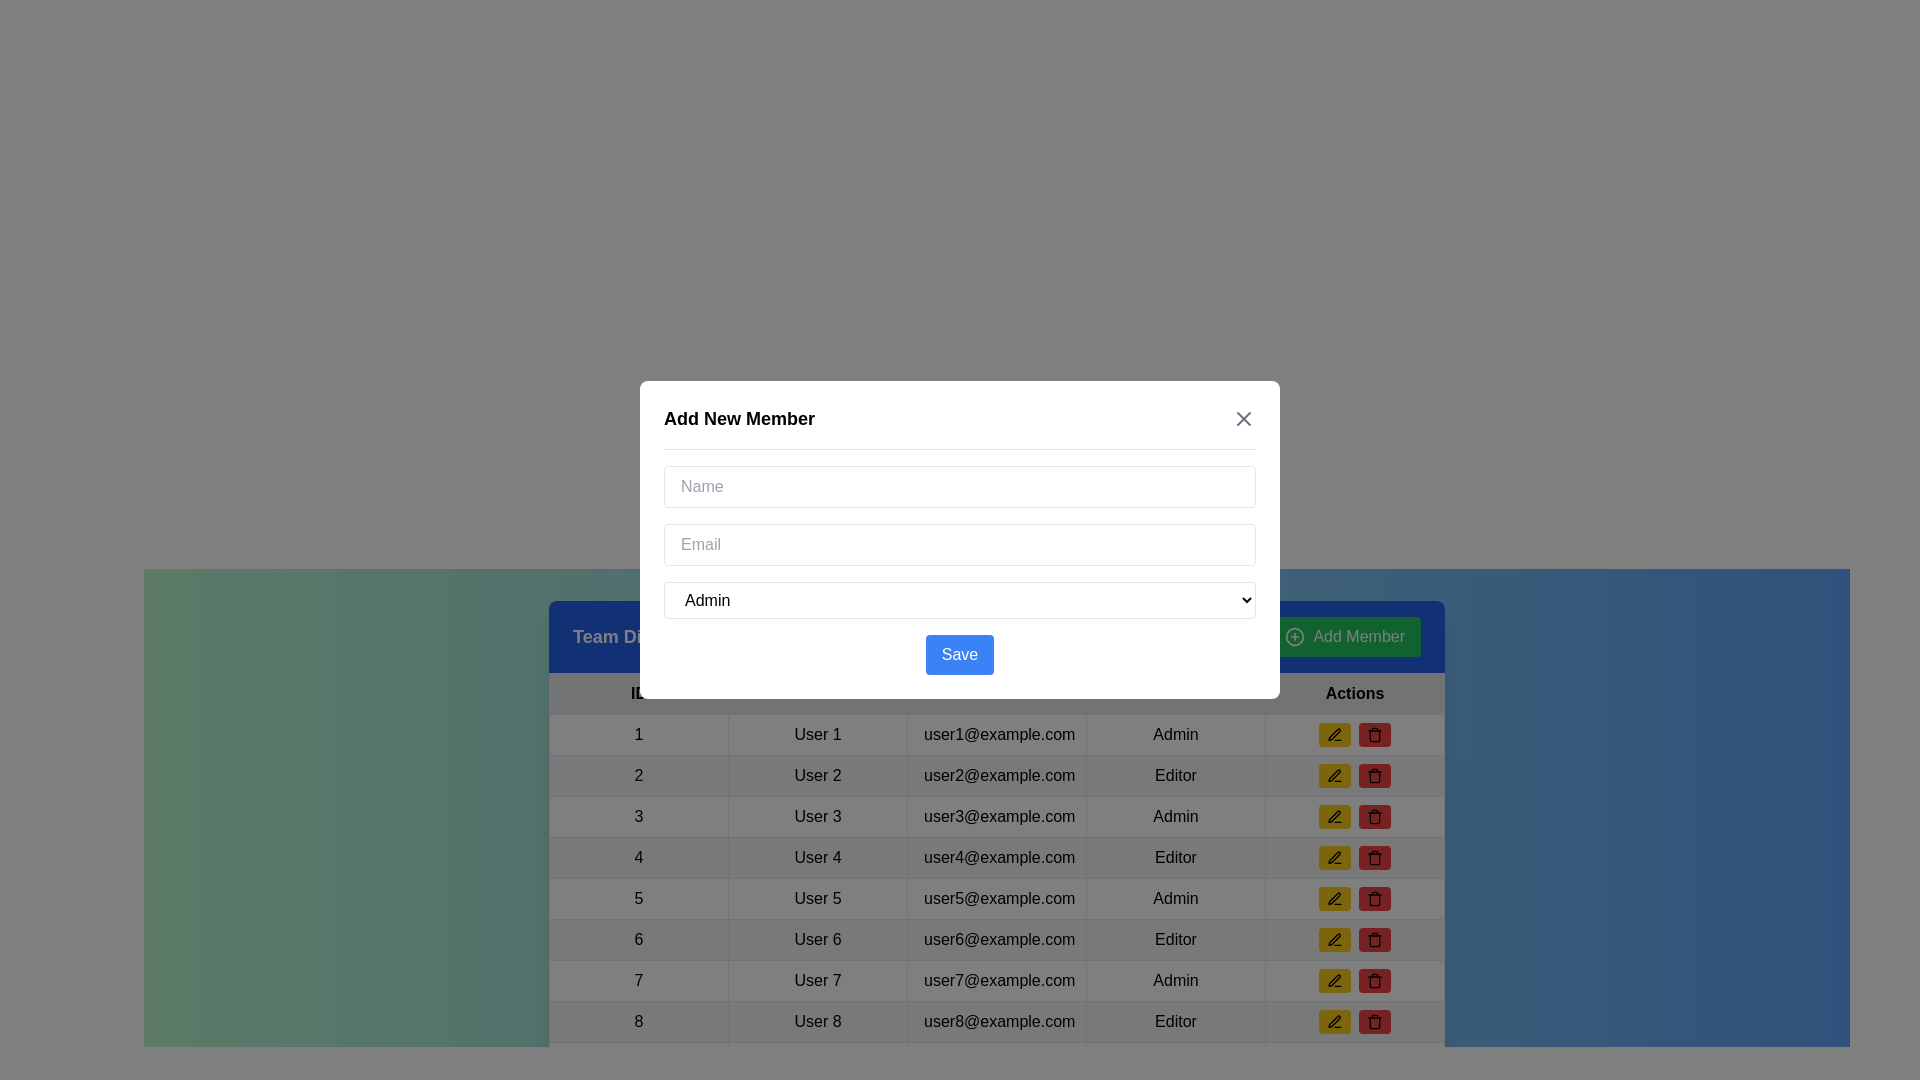 Image resolution: width=1920 pixels, height=1080 pixels. Describe the element at coordinates (997, 817) in the screenshot. I see `the static text field displaying the email address 'user3@example.com', which is the third element in the row labeled '3 User 3 user3@example.com Admin'` at that location.